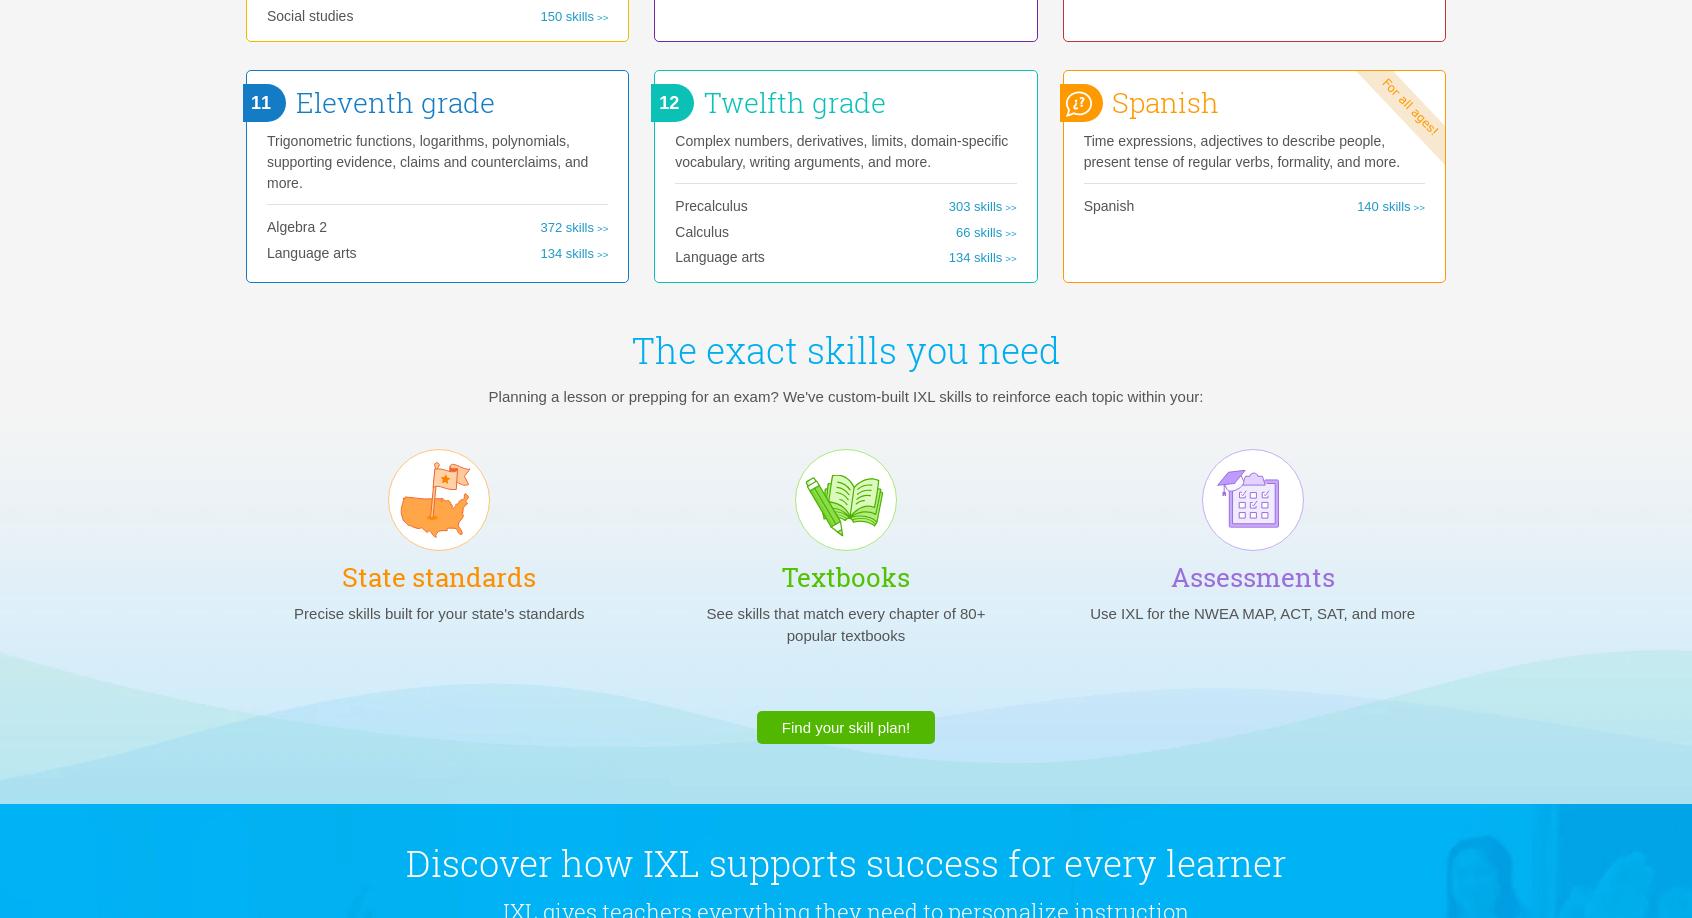 This screenshot has height=918, width=1692. I want to click on '372 skills', so click(565, 227).